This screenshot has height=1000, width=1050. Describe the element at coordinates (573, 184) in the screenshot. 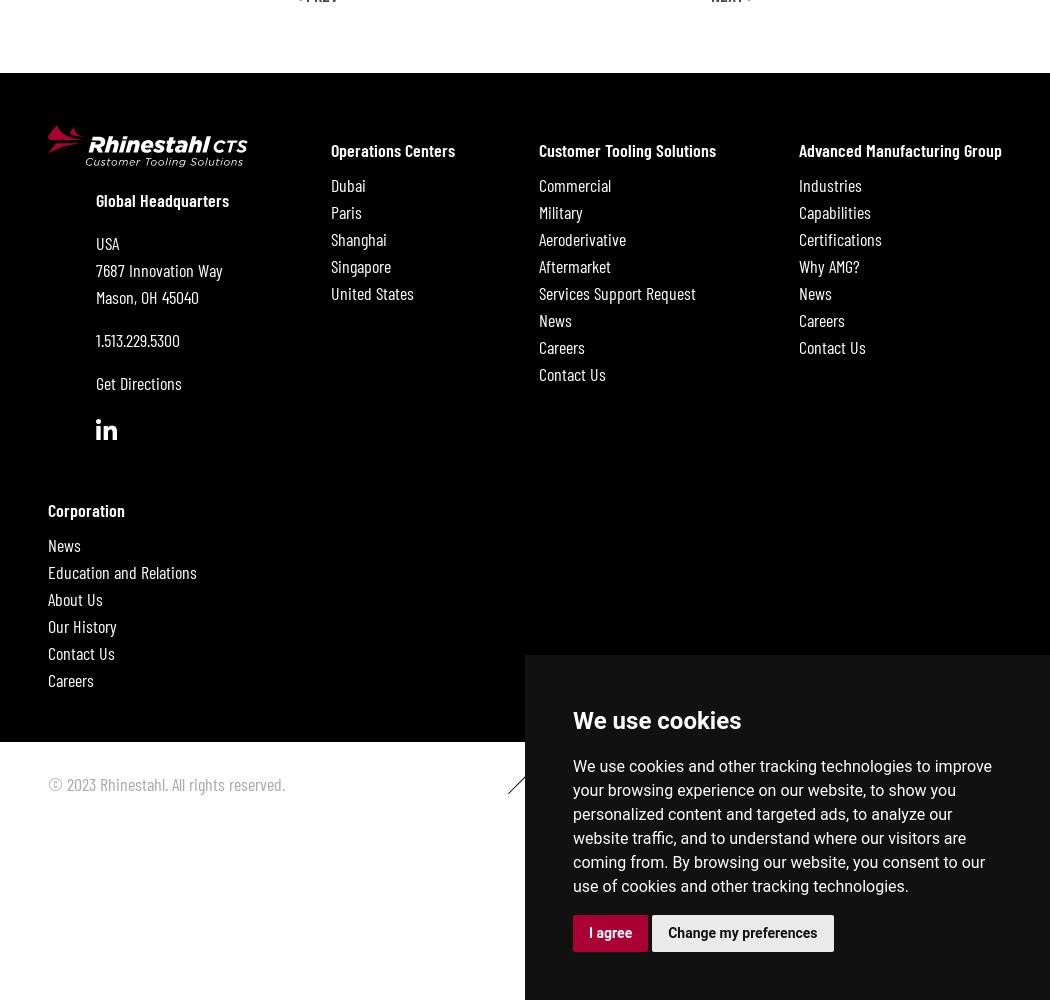

I see `'Commercial'` at that location.